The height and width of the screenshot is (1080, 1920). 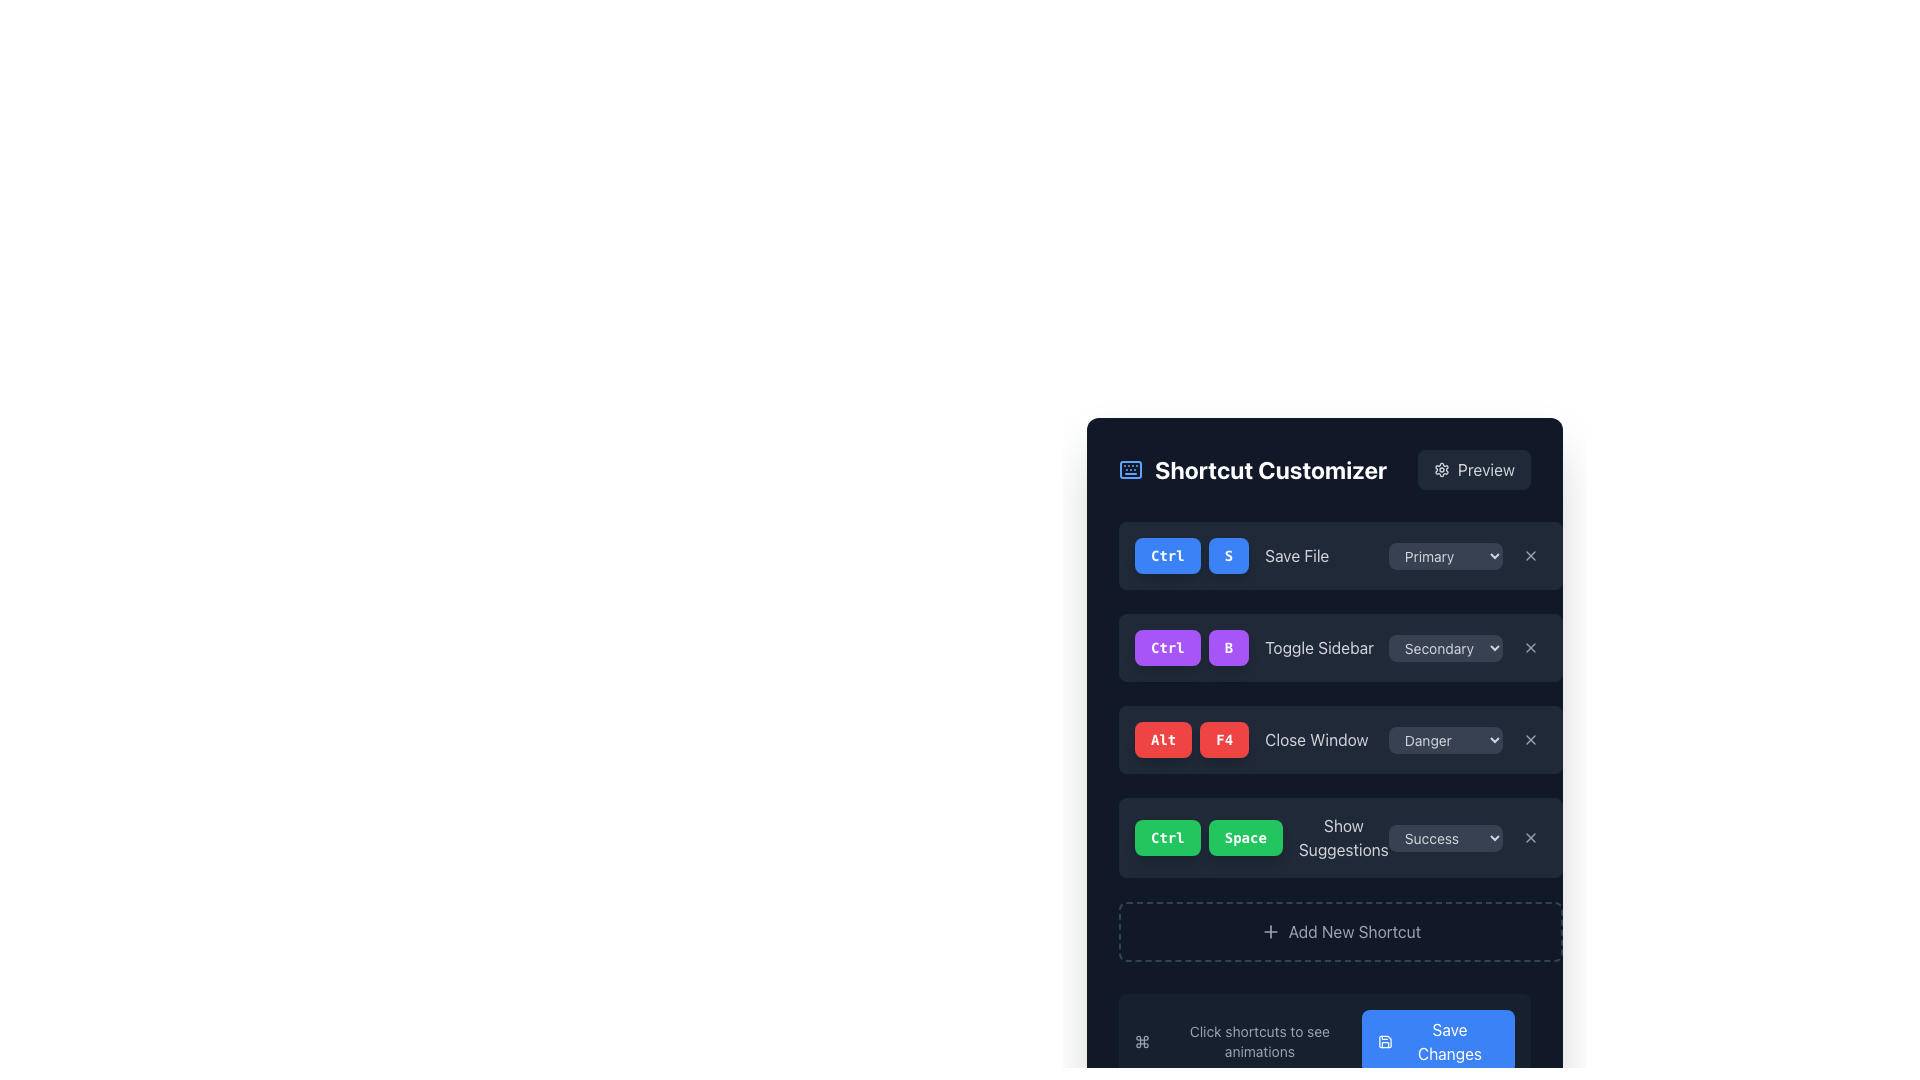 What do you see at coordinates (1442, 470) in the screenshot?
I see `the settings gear icon located at the top-right corner of the interface` at bounding box center [1442, 470].